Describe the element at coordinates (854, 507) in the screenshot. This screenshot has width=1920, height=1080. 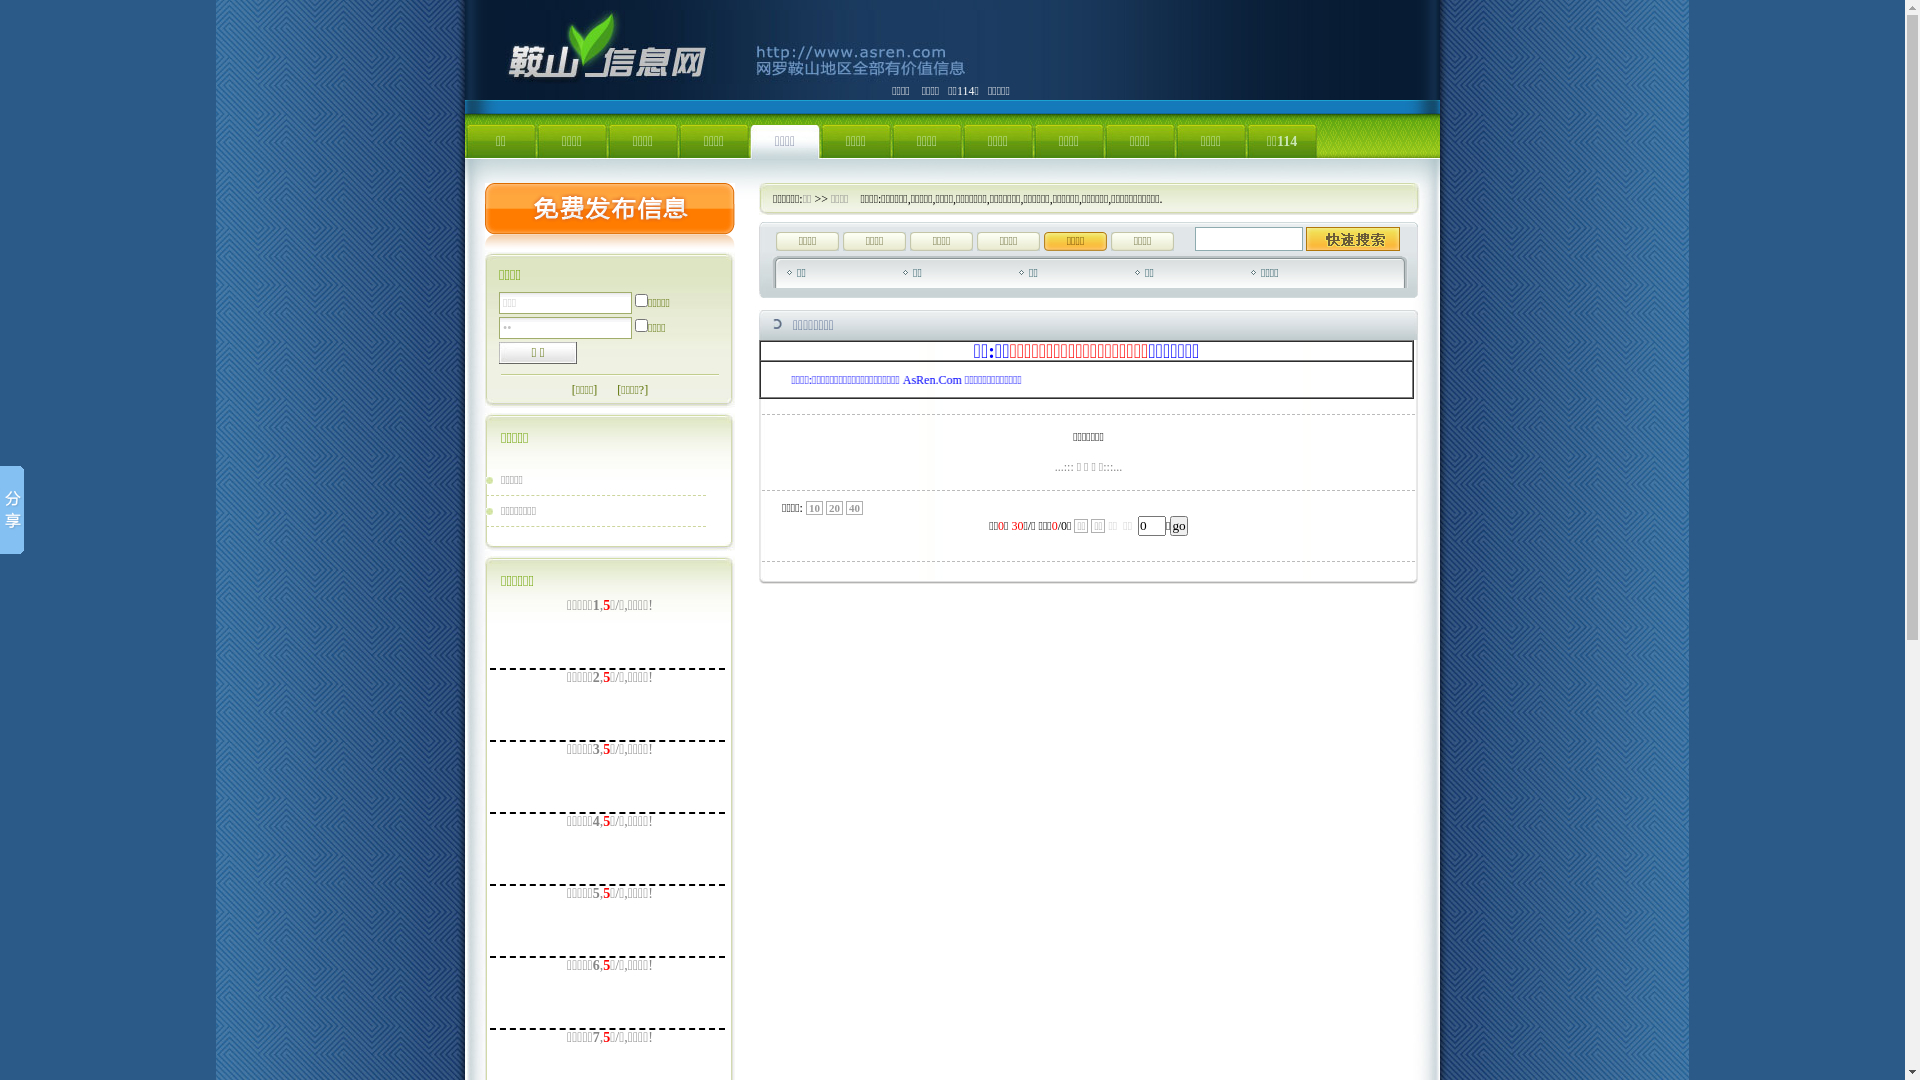
I see `'40'` at that location.